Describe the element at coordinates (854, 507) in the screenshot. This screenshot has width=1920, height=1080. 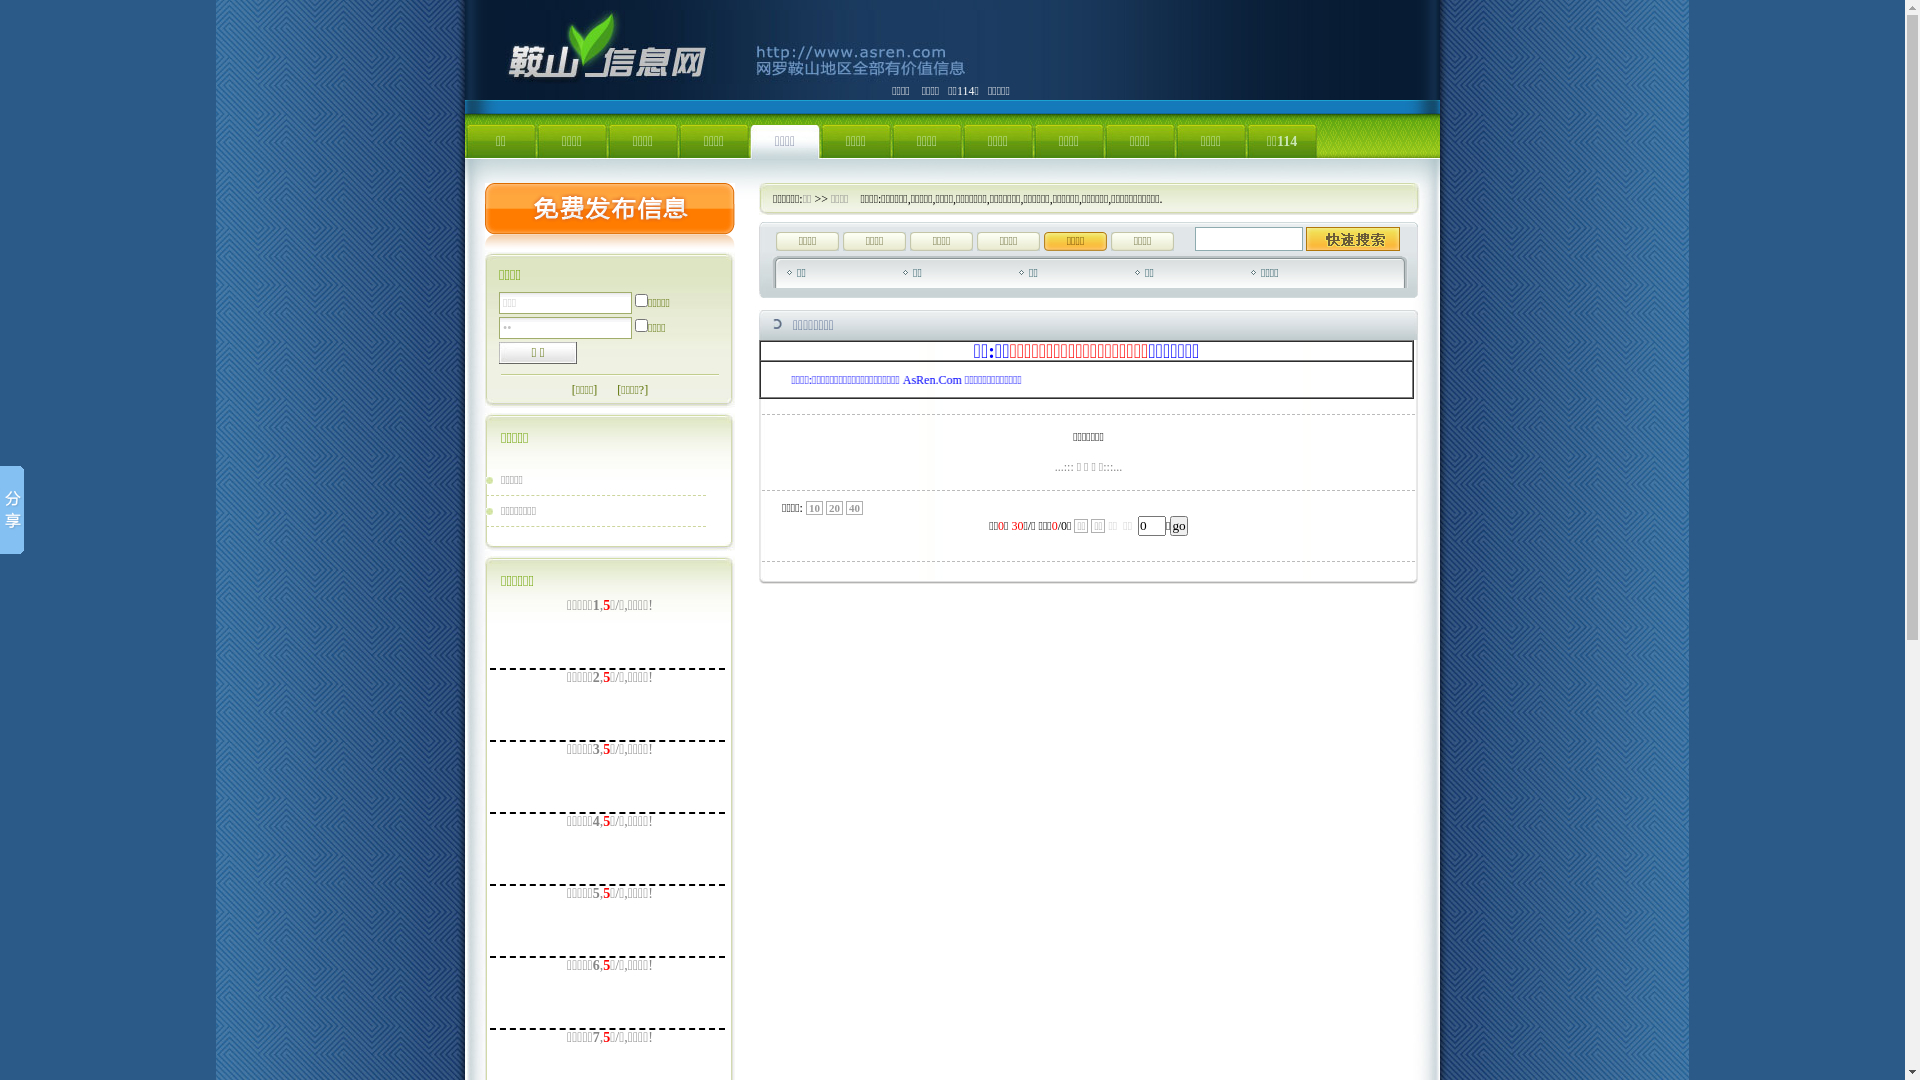
I see `'40'` at that location.